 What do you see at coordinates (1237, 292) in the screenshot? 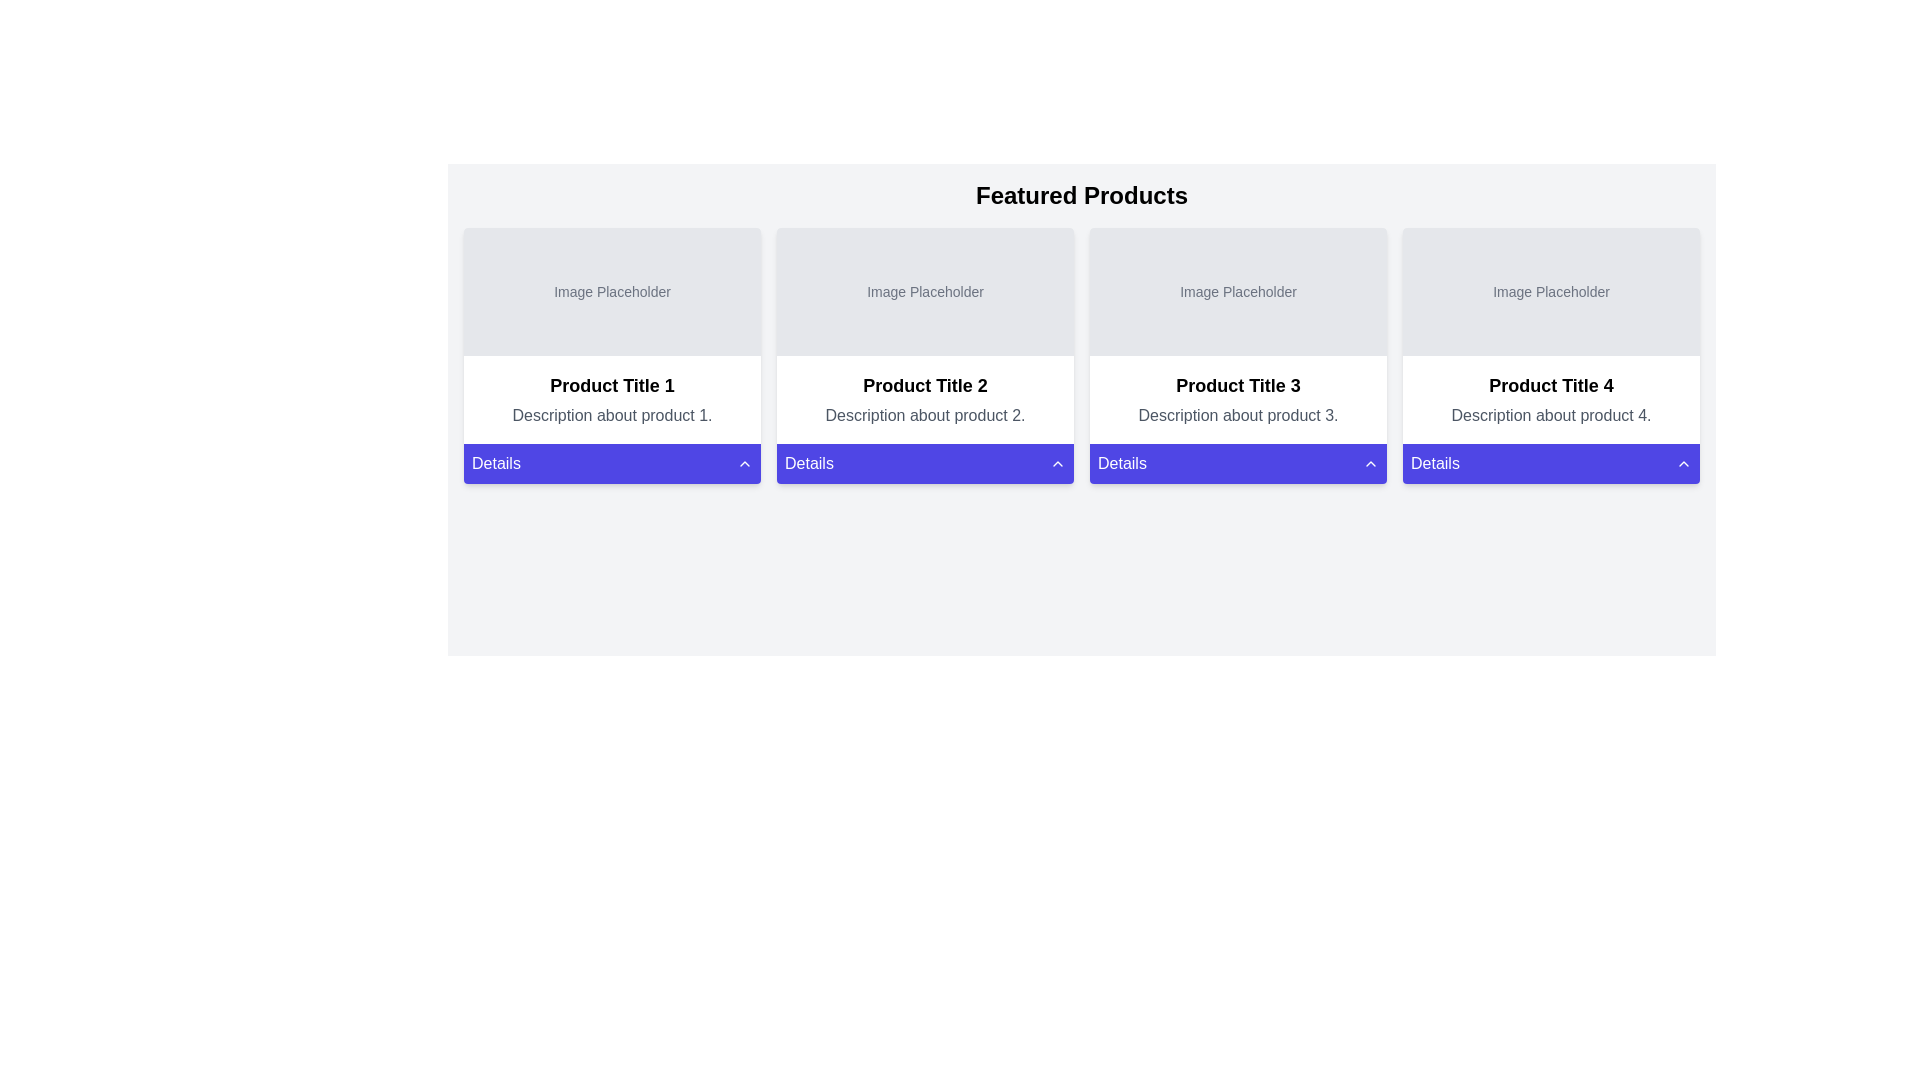
I see `the static text label reading 'Image Placeholder' located at the top-center of the third product card in a grid layout` at bounding box center [1237, 292].